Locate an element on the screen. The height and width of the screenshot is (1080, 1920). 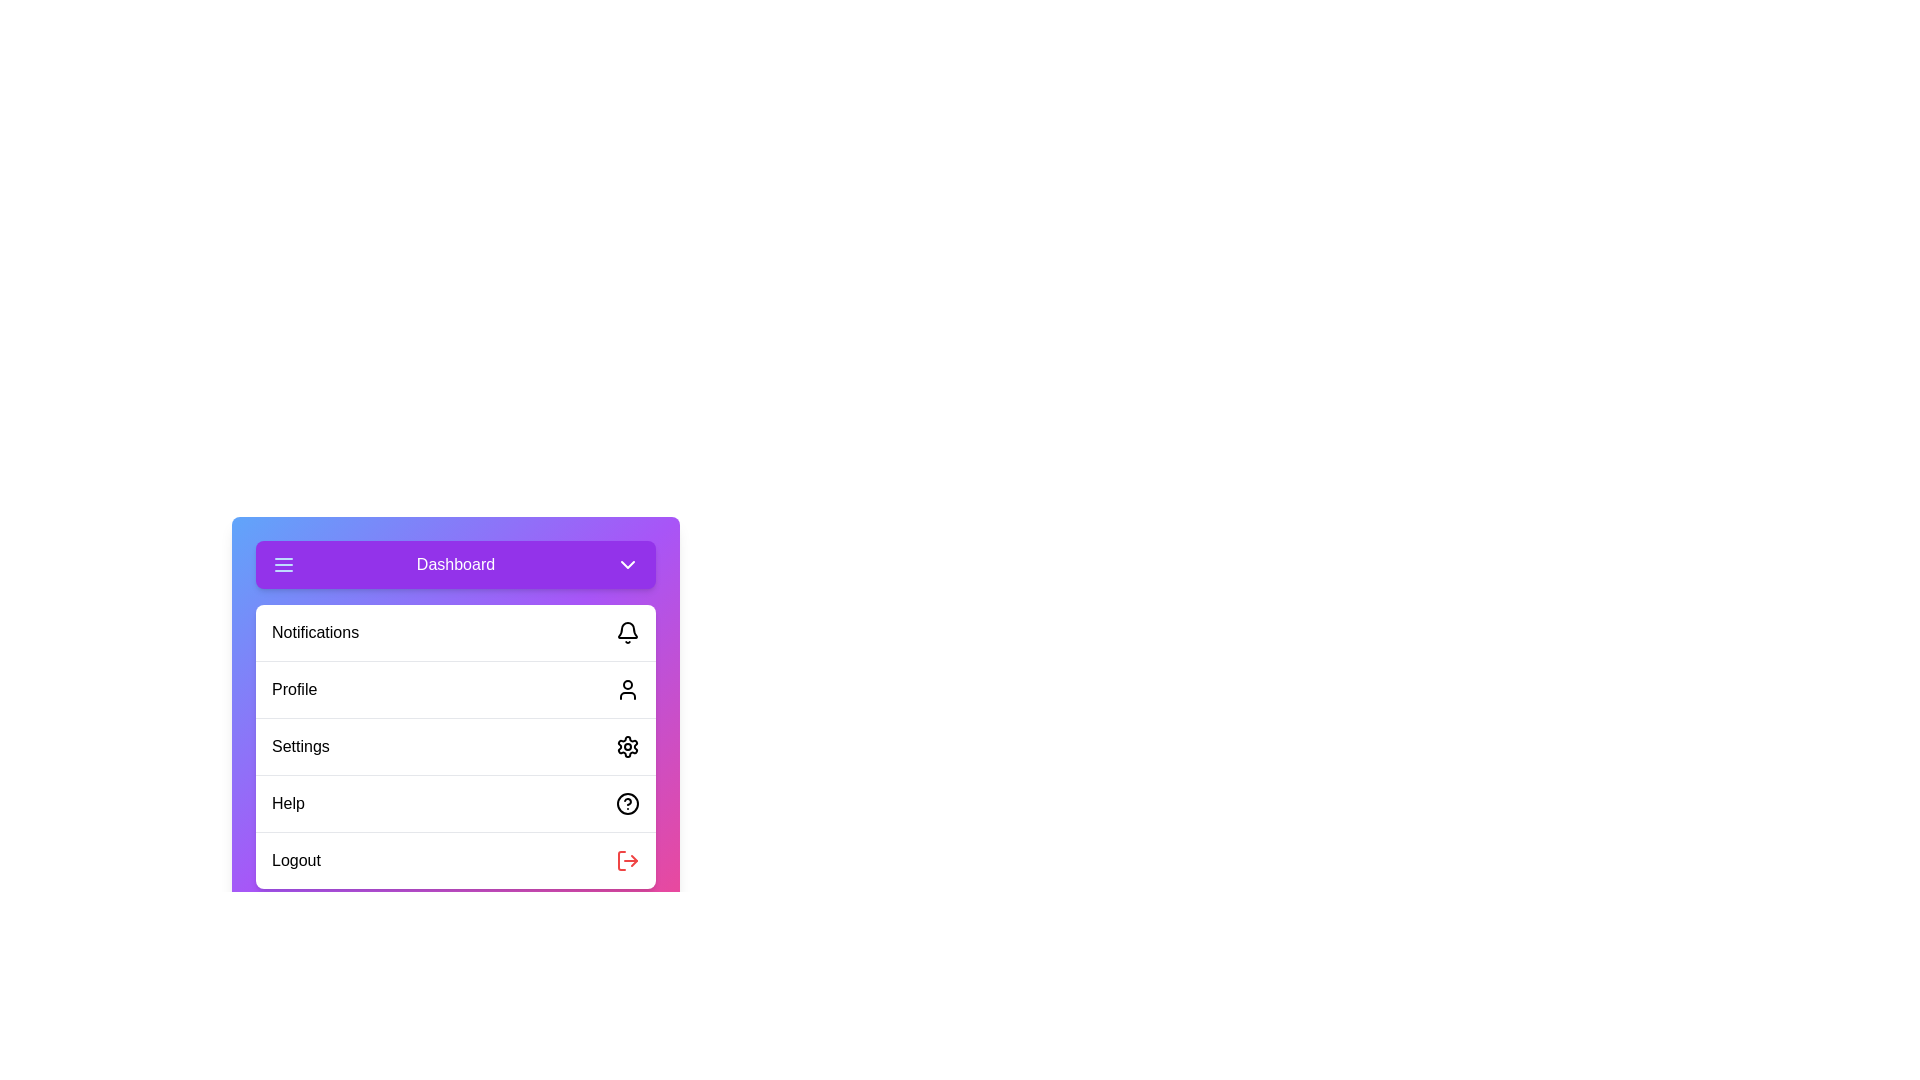
the icon next to the menu item Settings is located at coordinates (627, 747).